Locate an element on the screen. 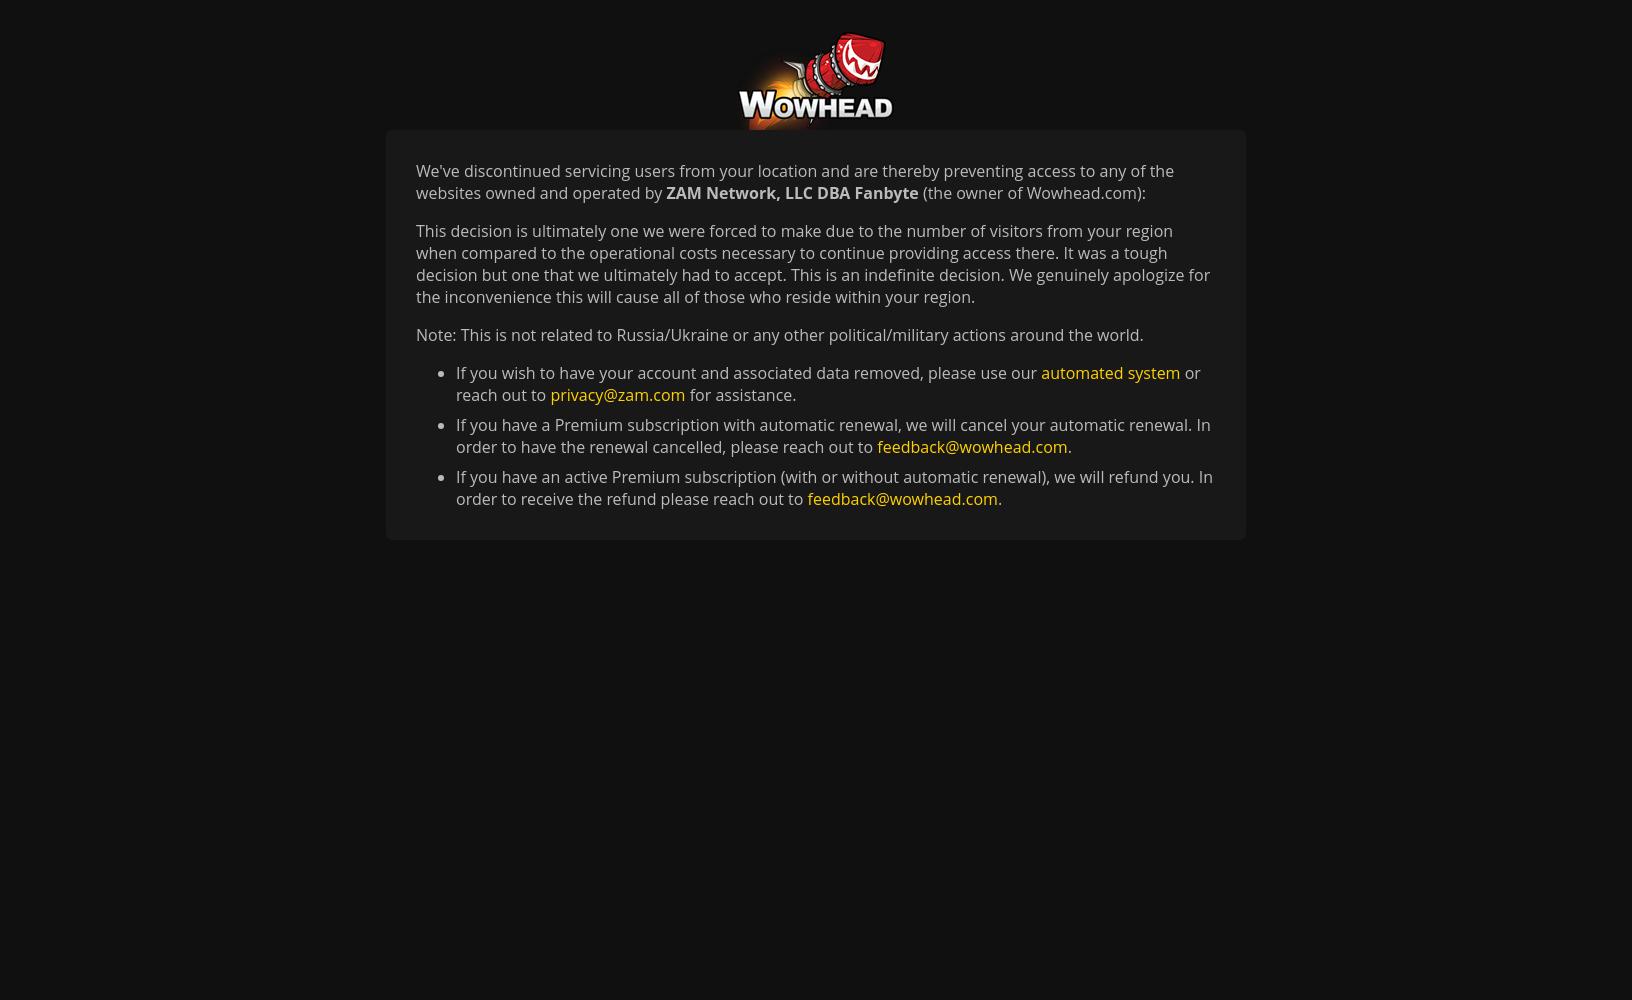 The image size is (1632, 1000). 'If you have a Premium subscription with automatic renewal, we will cancel your automatic renewal. In order to have the renewal cancelled, please reach out to' is located at coordinates (831, 436).